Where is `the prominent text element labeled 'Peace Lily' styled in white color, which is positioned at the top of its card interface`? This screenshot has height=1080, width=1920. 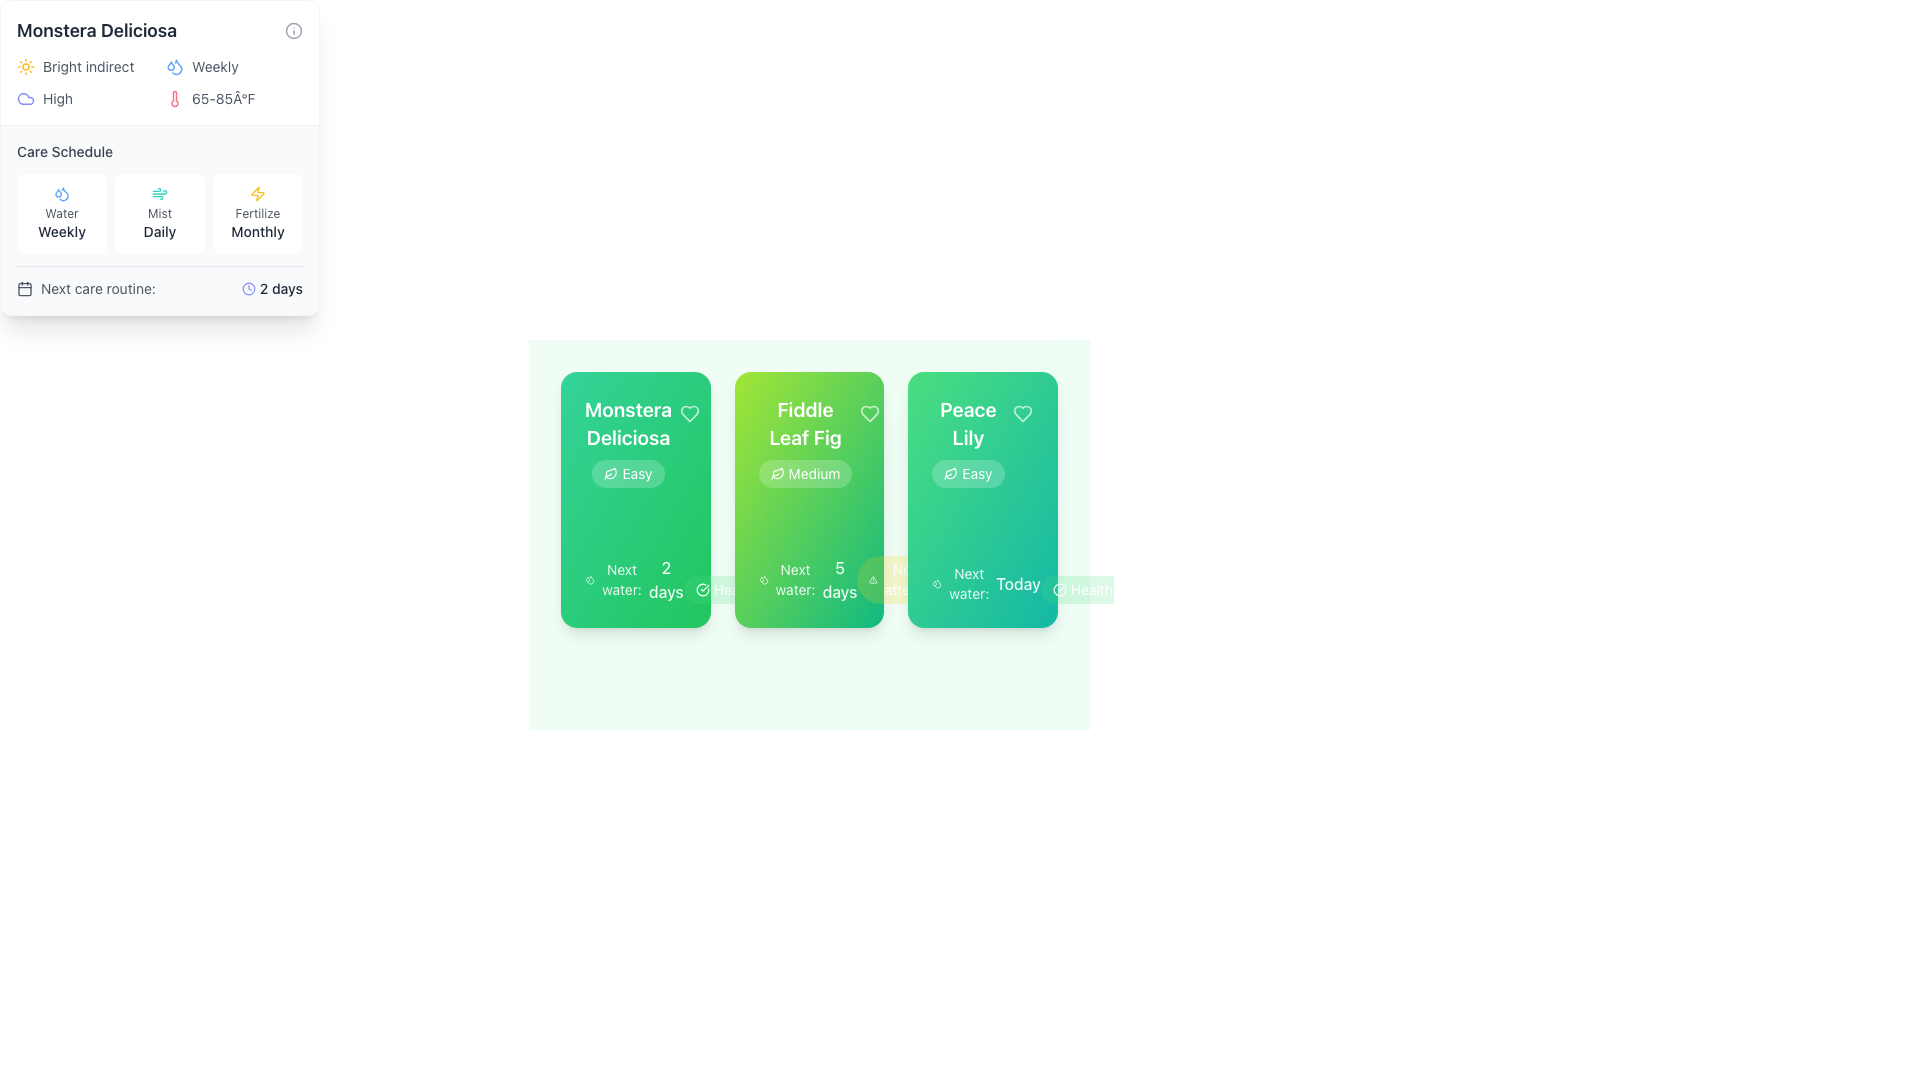 the prominent text element labeled 'Peace Lily' styled in white color, which is positioned at the top of its card interface is located at coordinates (968, 423).